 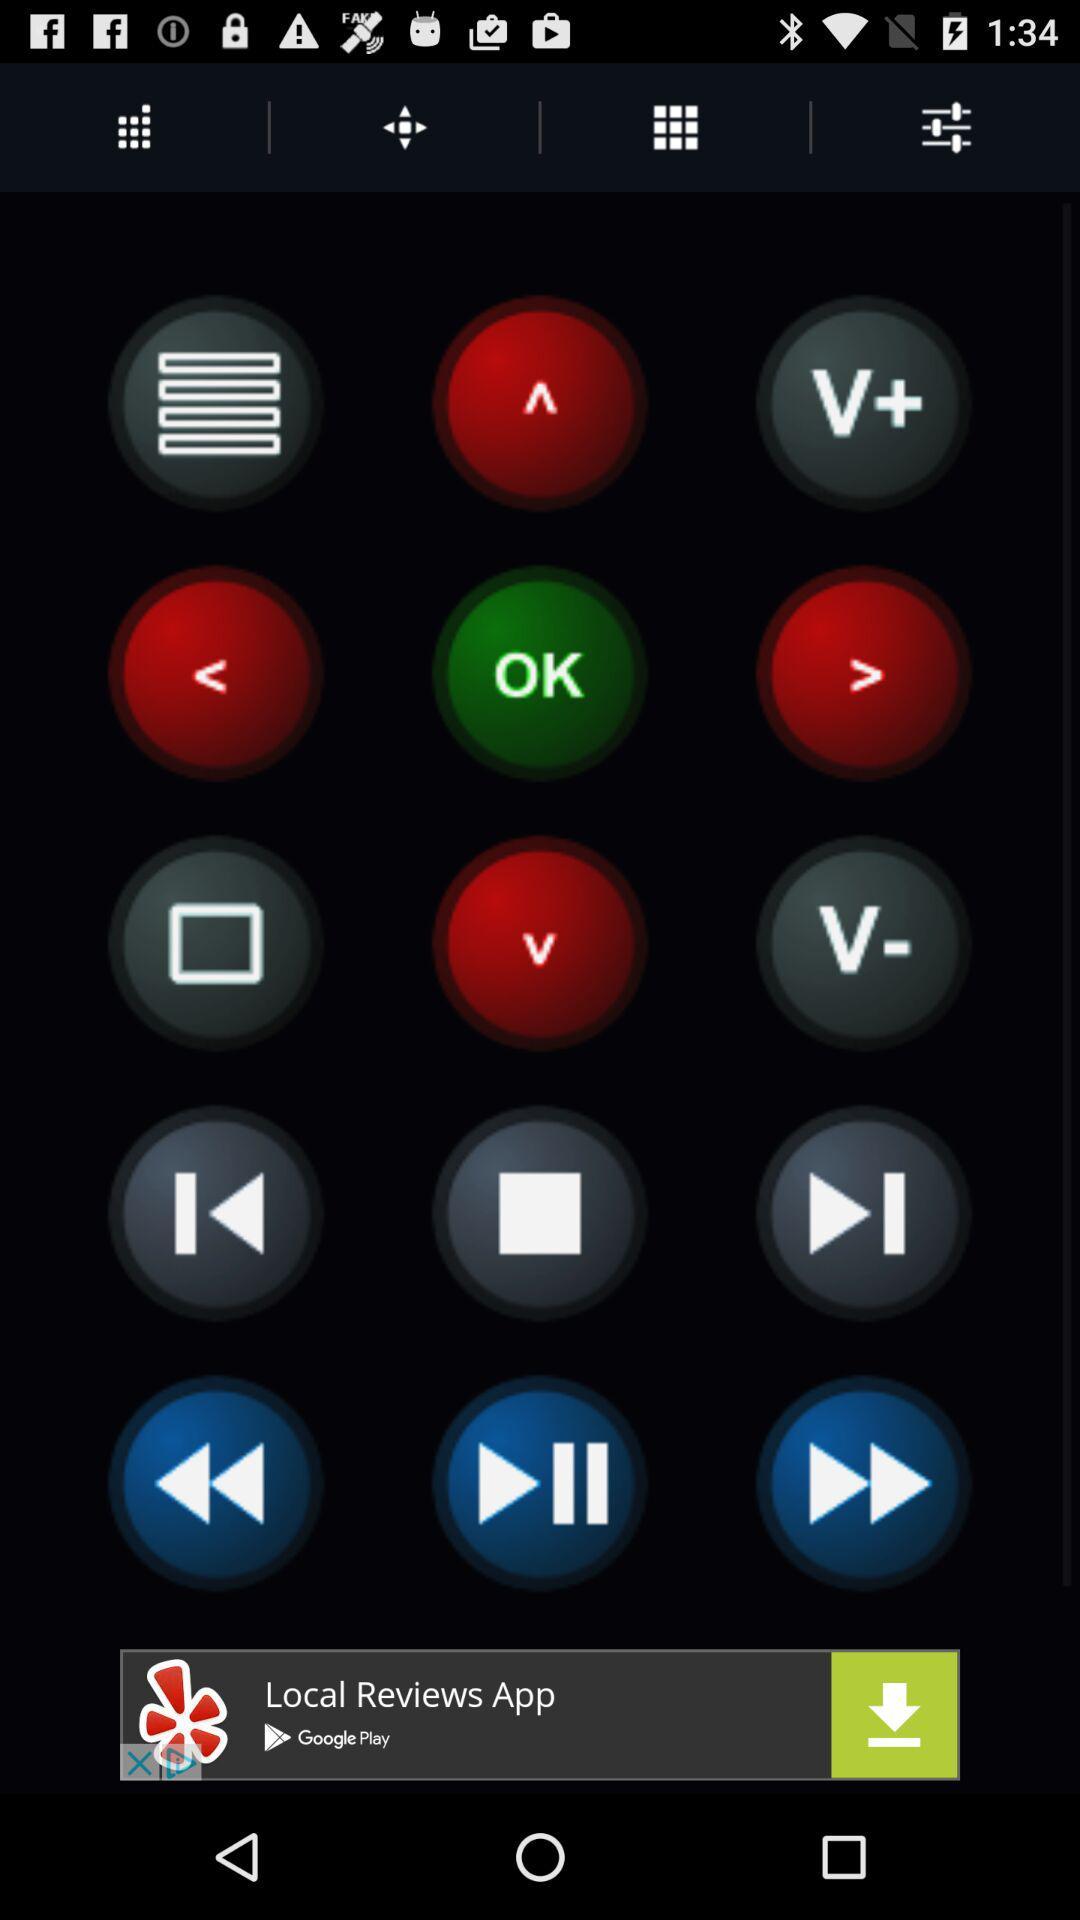 I want to click on the sliders icon, so click(x=945, y=135).